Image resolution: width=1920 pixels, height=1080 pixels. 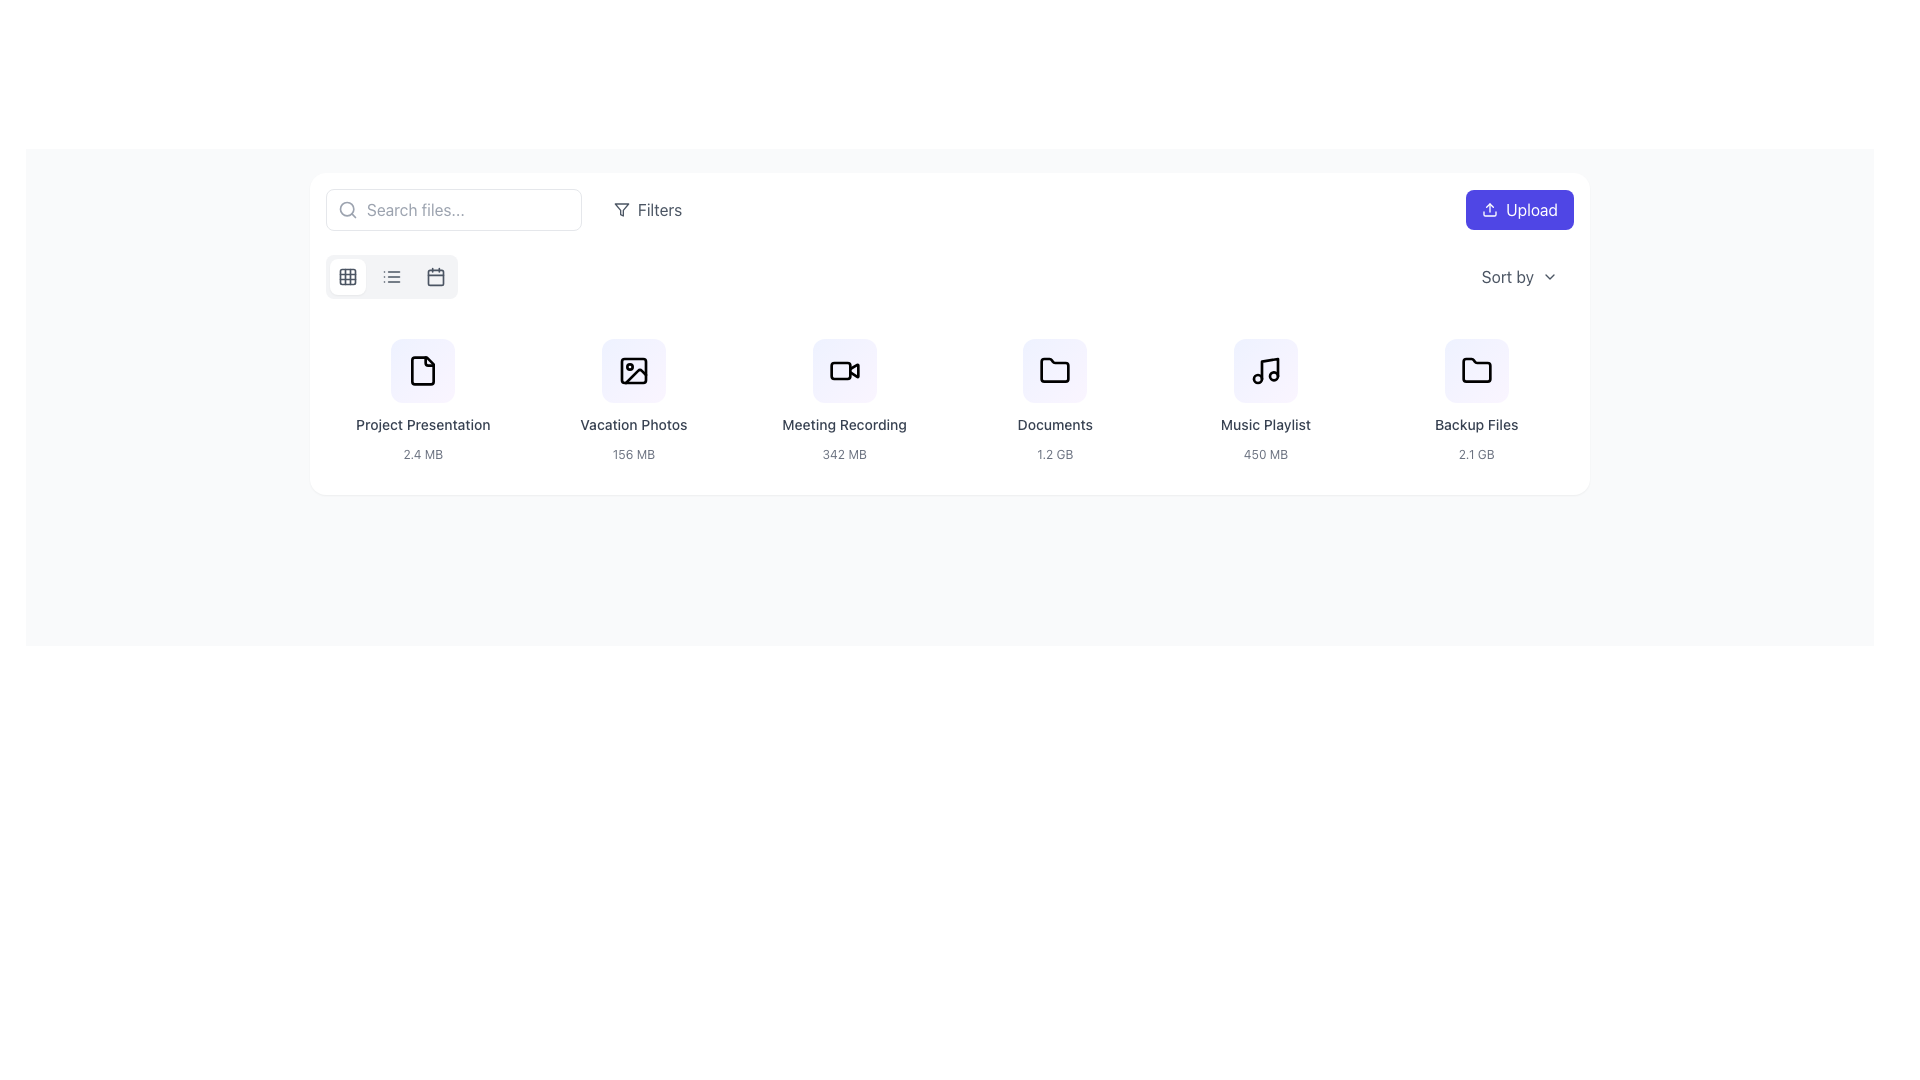 I want to click on the text label displaying 'Vacation Photos', which is styled in gray and positioned below its associated icon, so click(x=632, y=423).